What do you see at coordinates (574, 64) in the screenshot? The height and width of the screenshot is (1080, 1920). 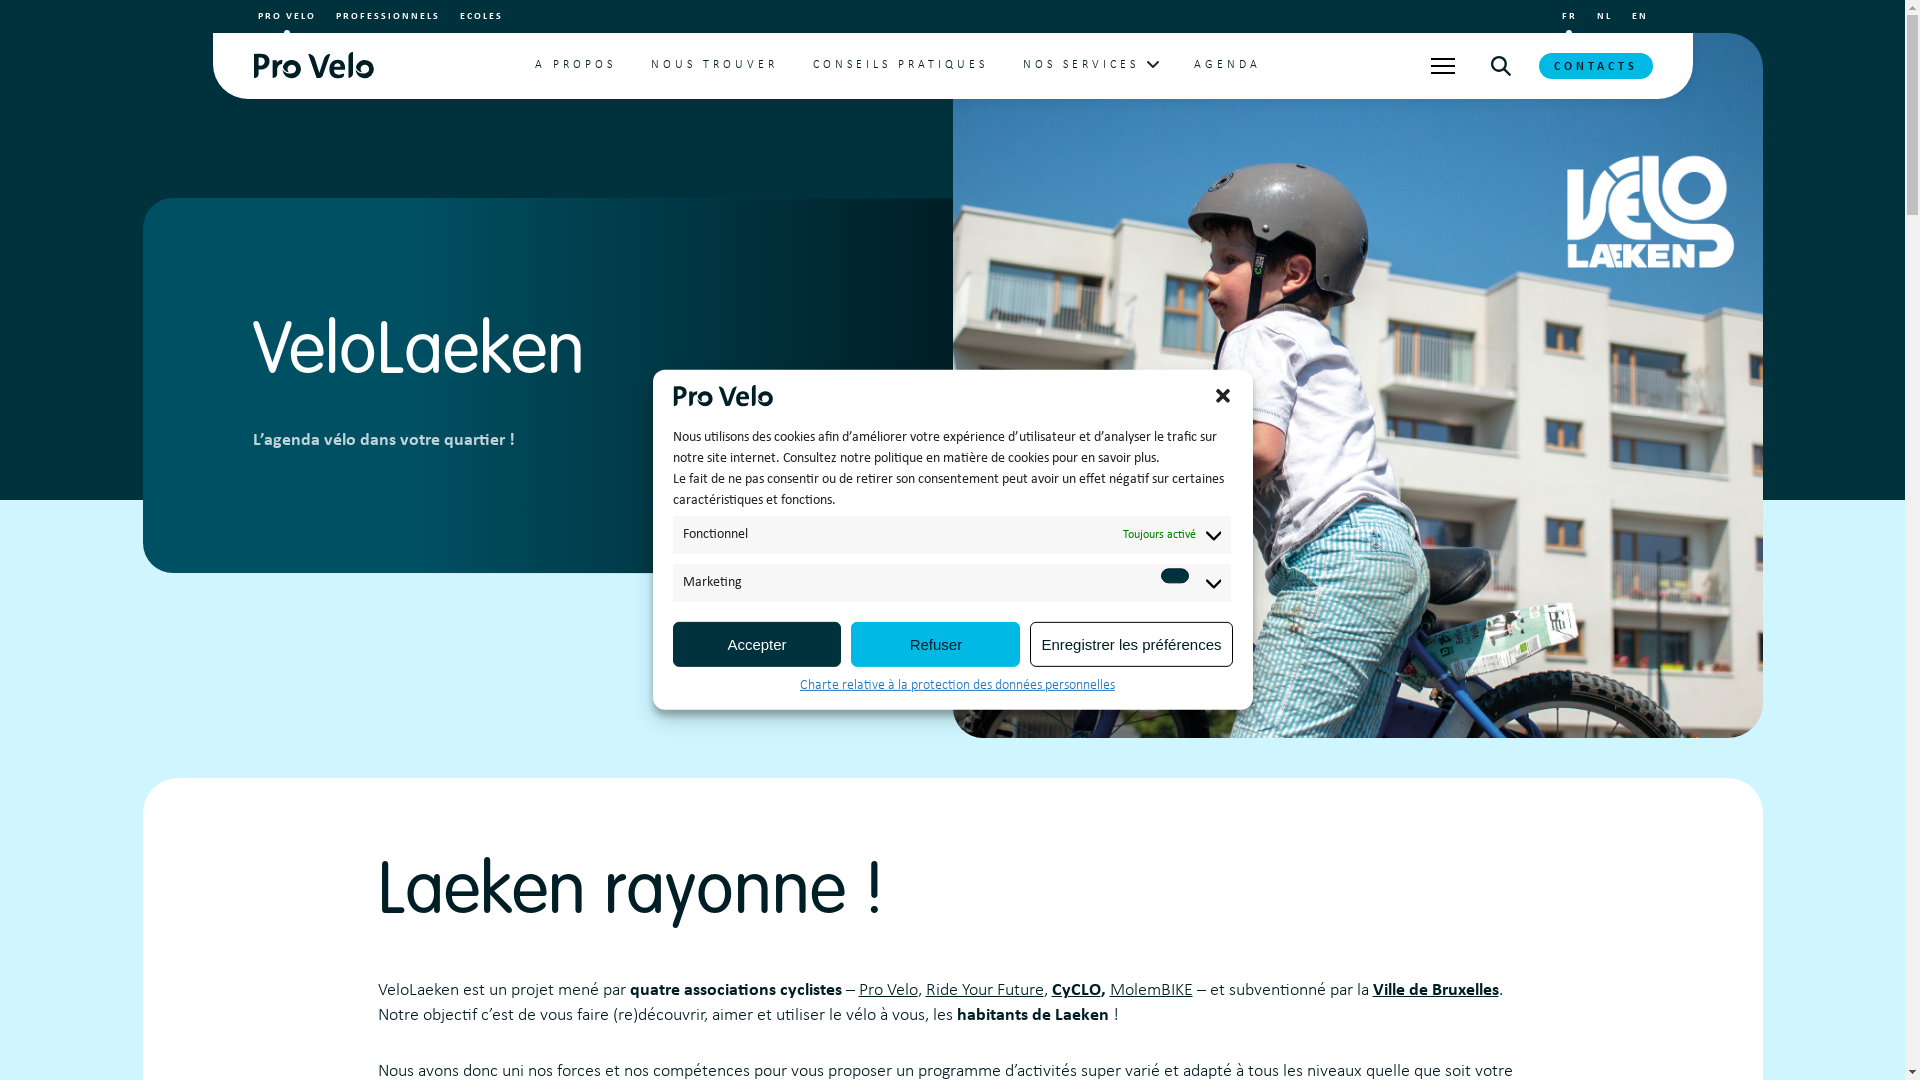 I see `'A PROPOS'` at bounding box center [574, 64].